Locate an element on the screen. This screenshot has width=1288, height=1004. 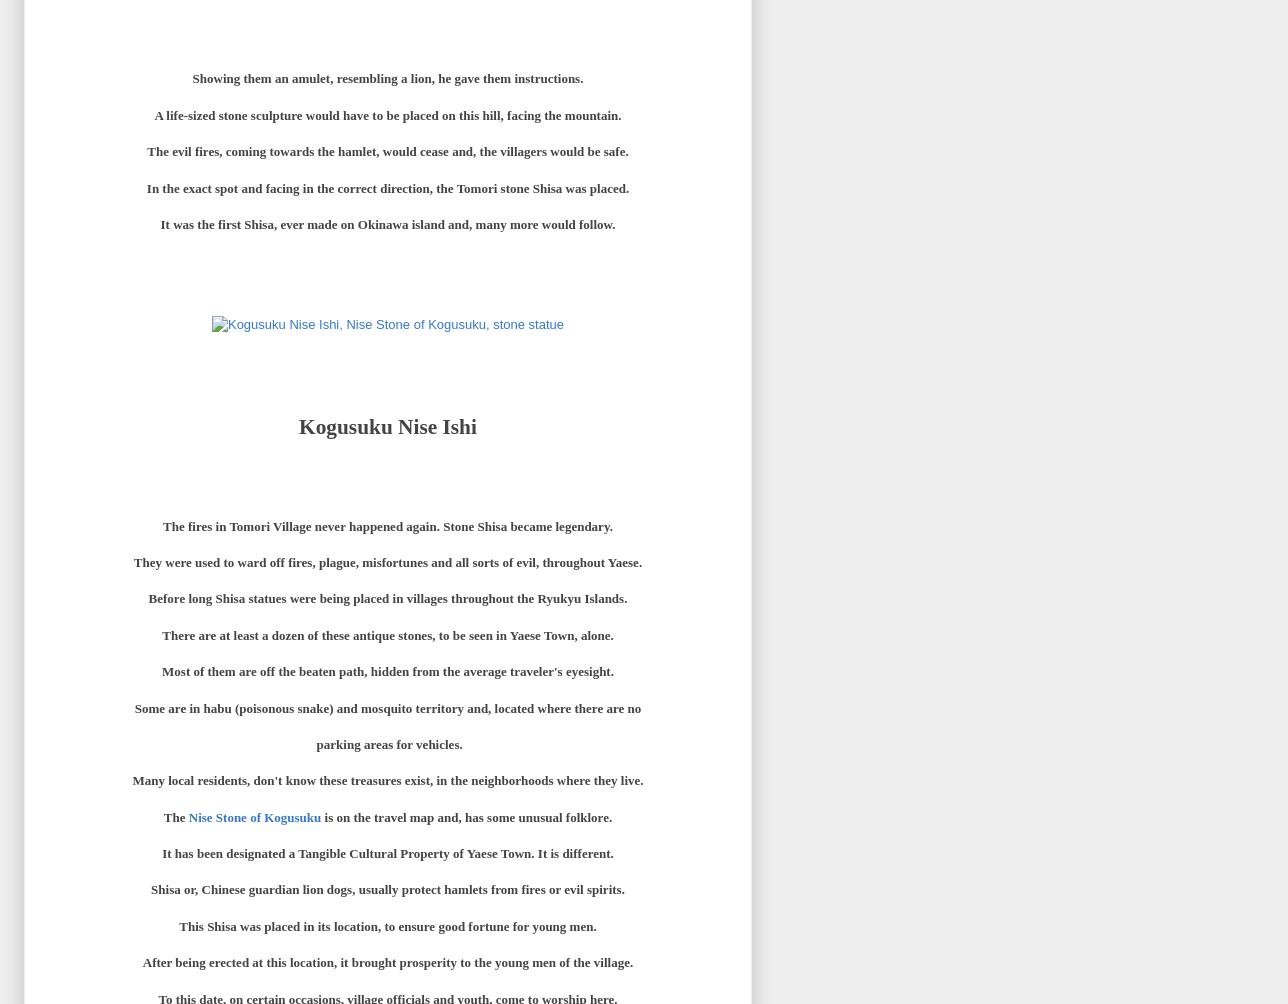
'Many local residents, don't know these treasures exist, in the neighborhoods where they live.' is located at coordinates (387, 780).